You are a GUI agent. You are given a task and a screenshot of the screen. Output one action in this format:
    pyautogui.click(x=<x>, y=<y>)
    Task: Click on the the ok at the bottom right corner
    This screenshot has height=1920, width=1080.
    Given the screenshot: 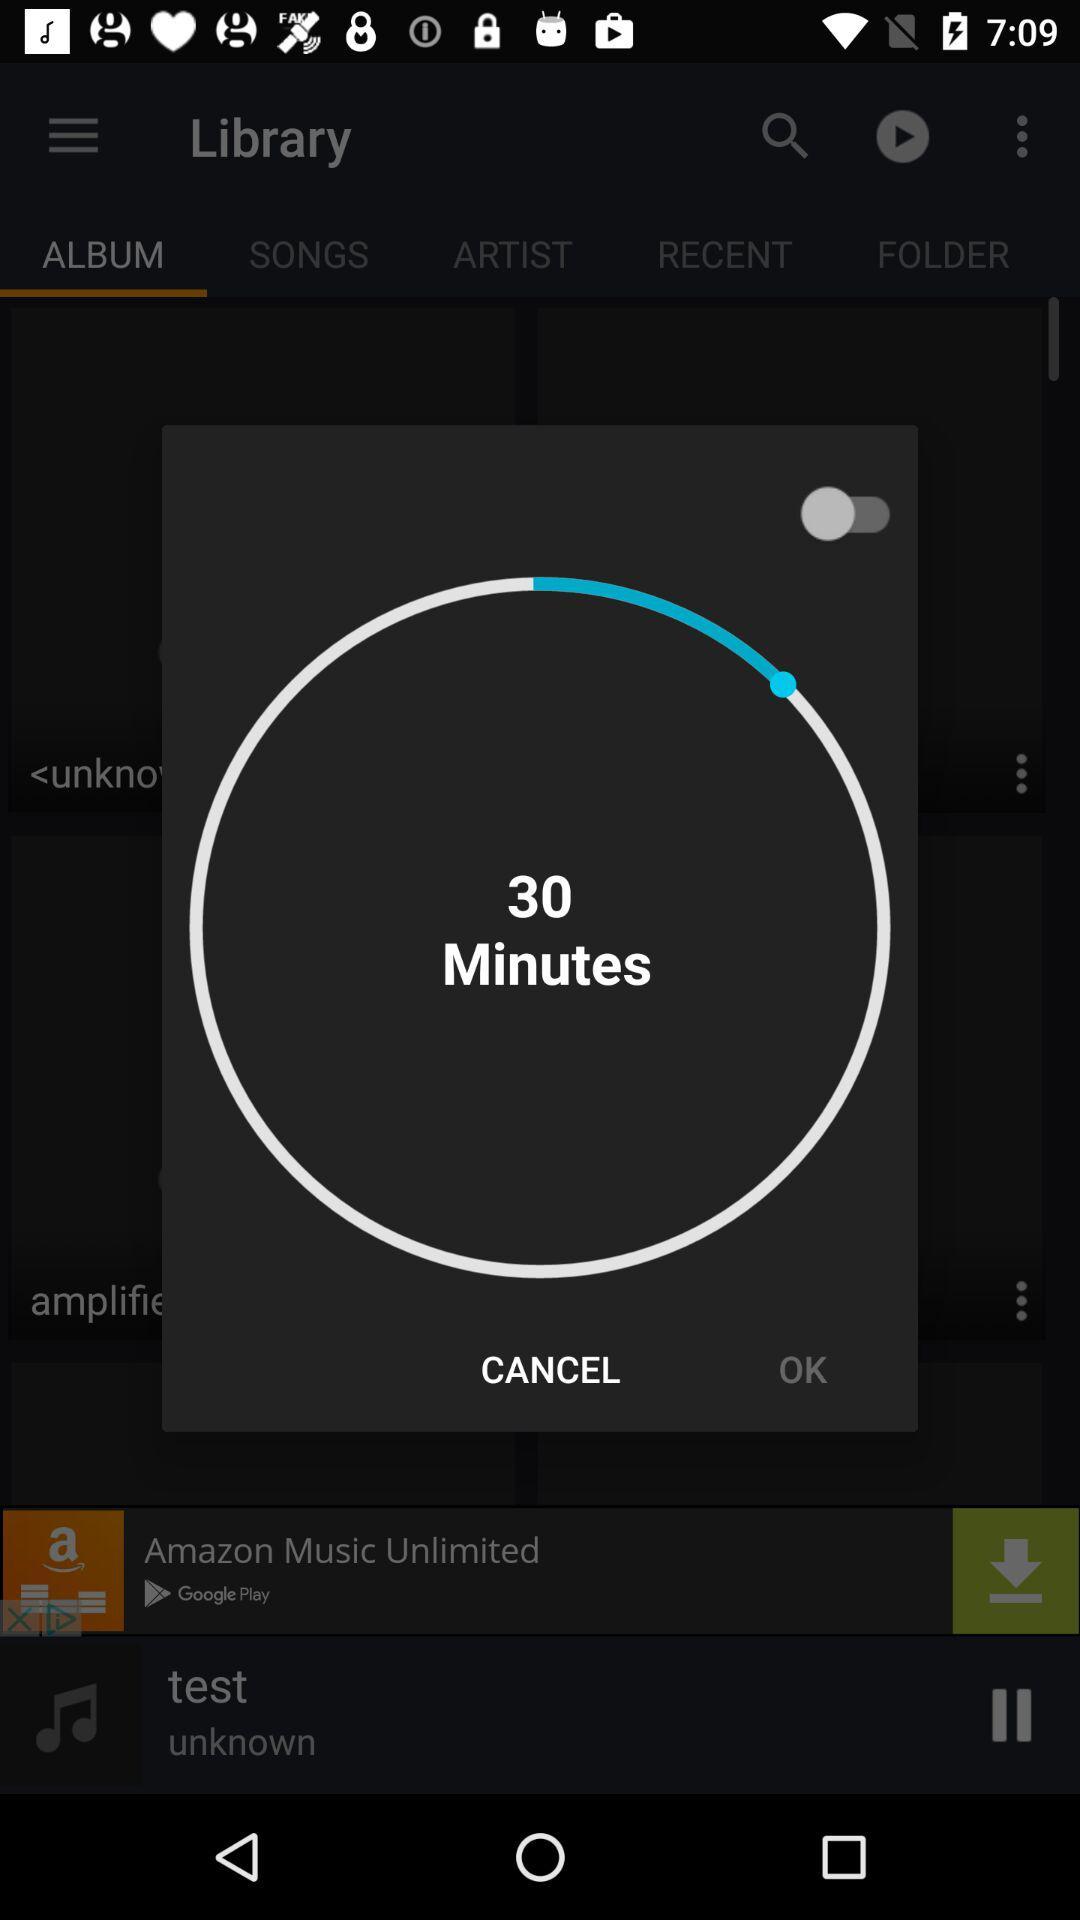 What is the action you would take?
    pyautogui.click(x=801, y=1367)
    